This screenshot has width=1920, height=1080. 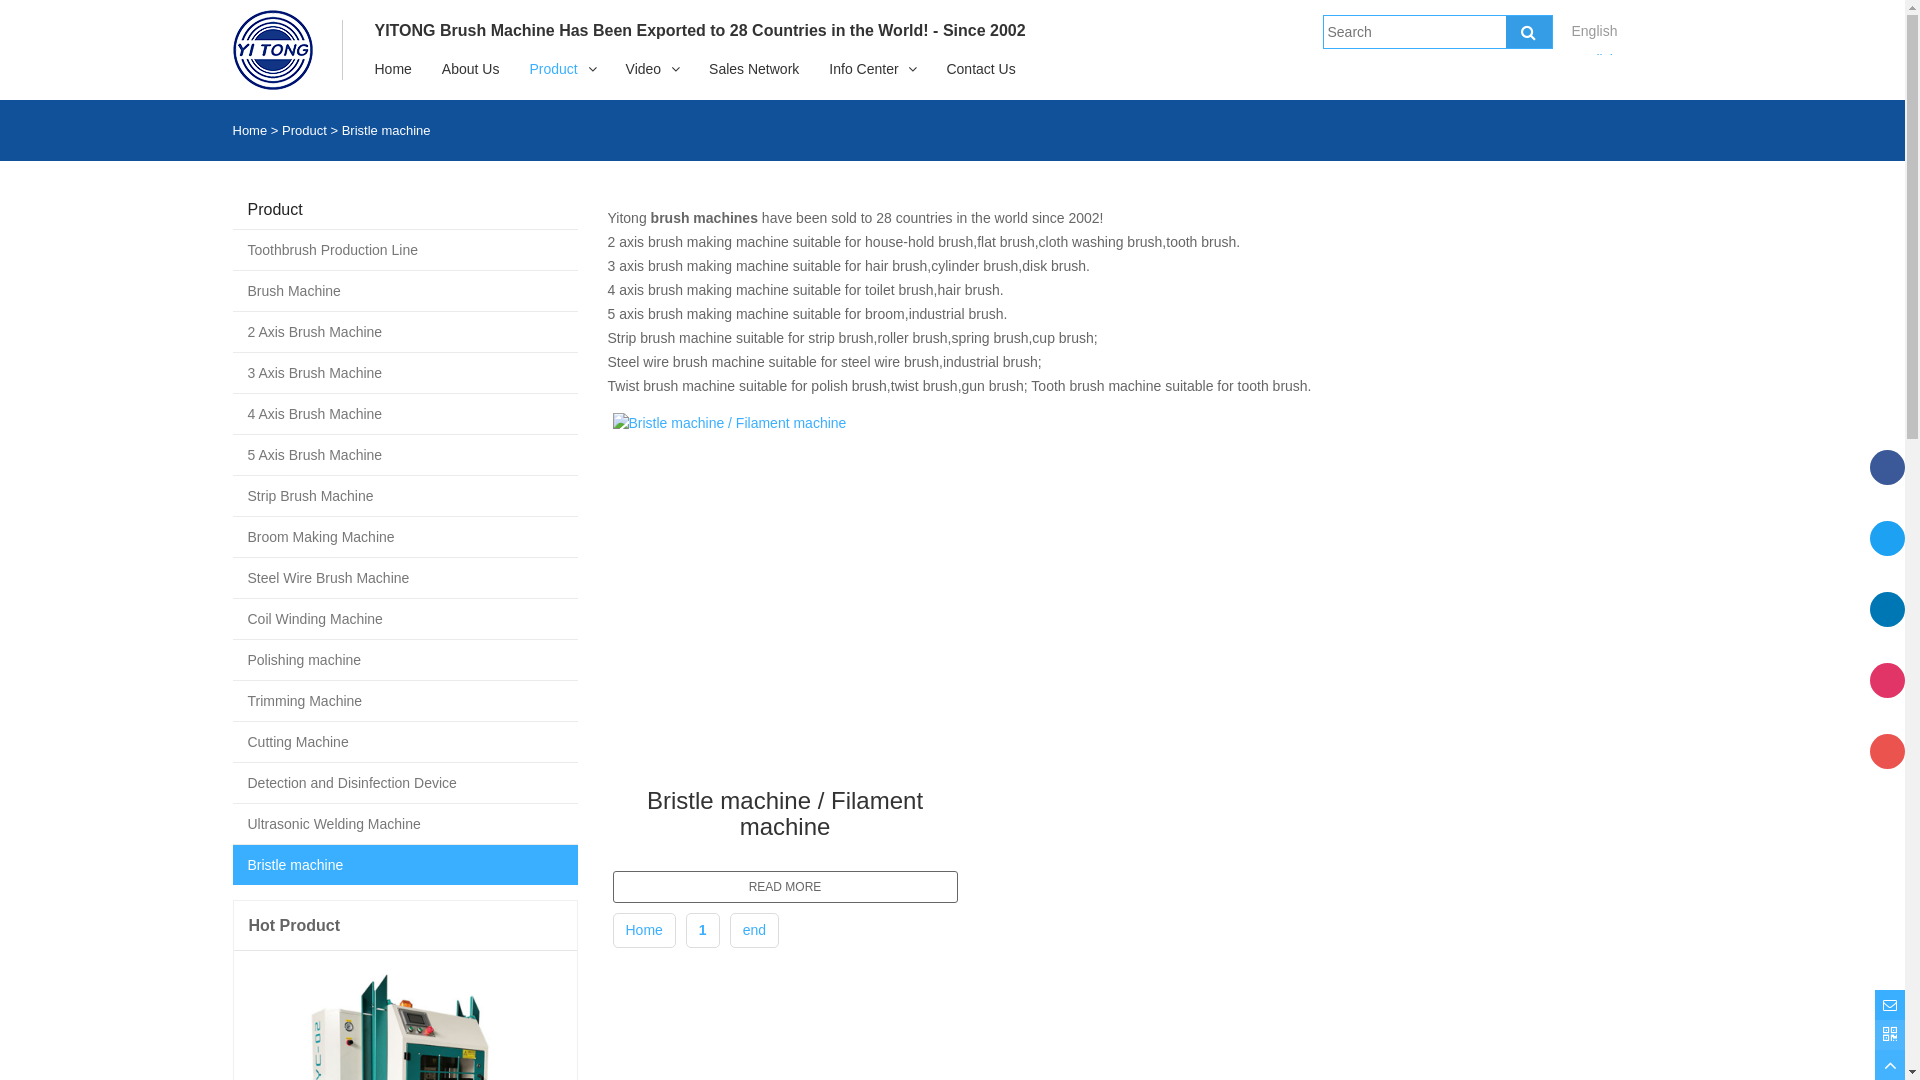 I want to click on 'Steel Wire Brush Machine', so click(x=403, y=578).